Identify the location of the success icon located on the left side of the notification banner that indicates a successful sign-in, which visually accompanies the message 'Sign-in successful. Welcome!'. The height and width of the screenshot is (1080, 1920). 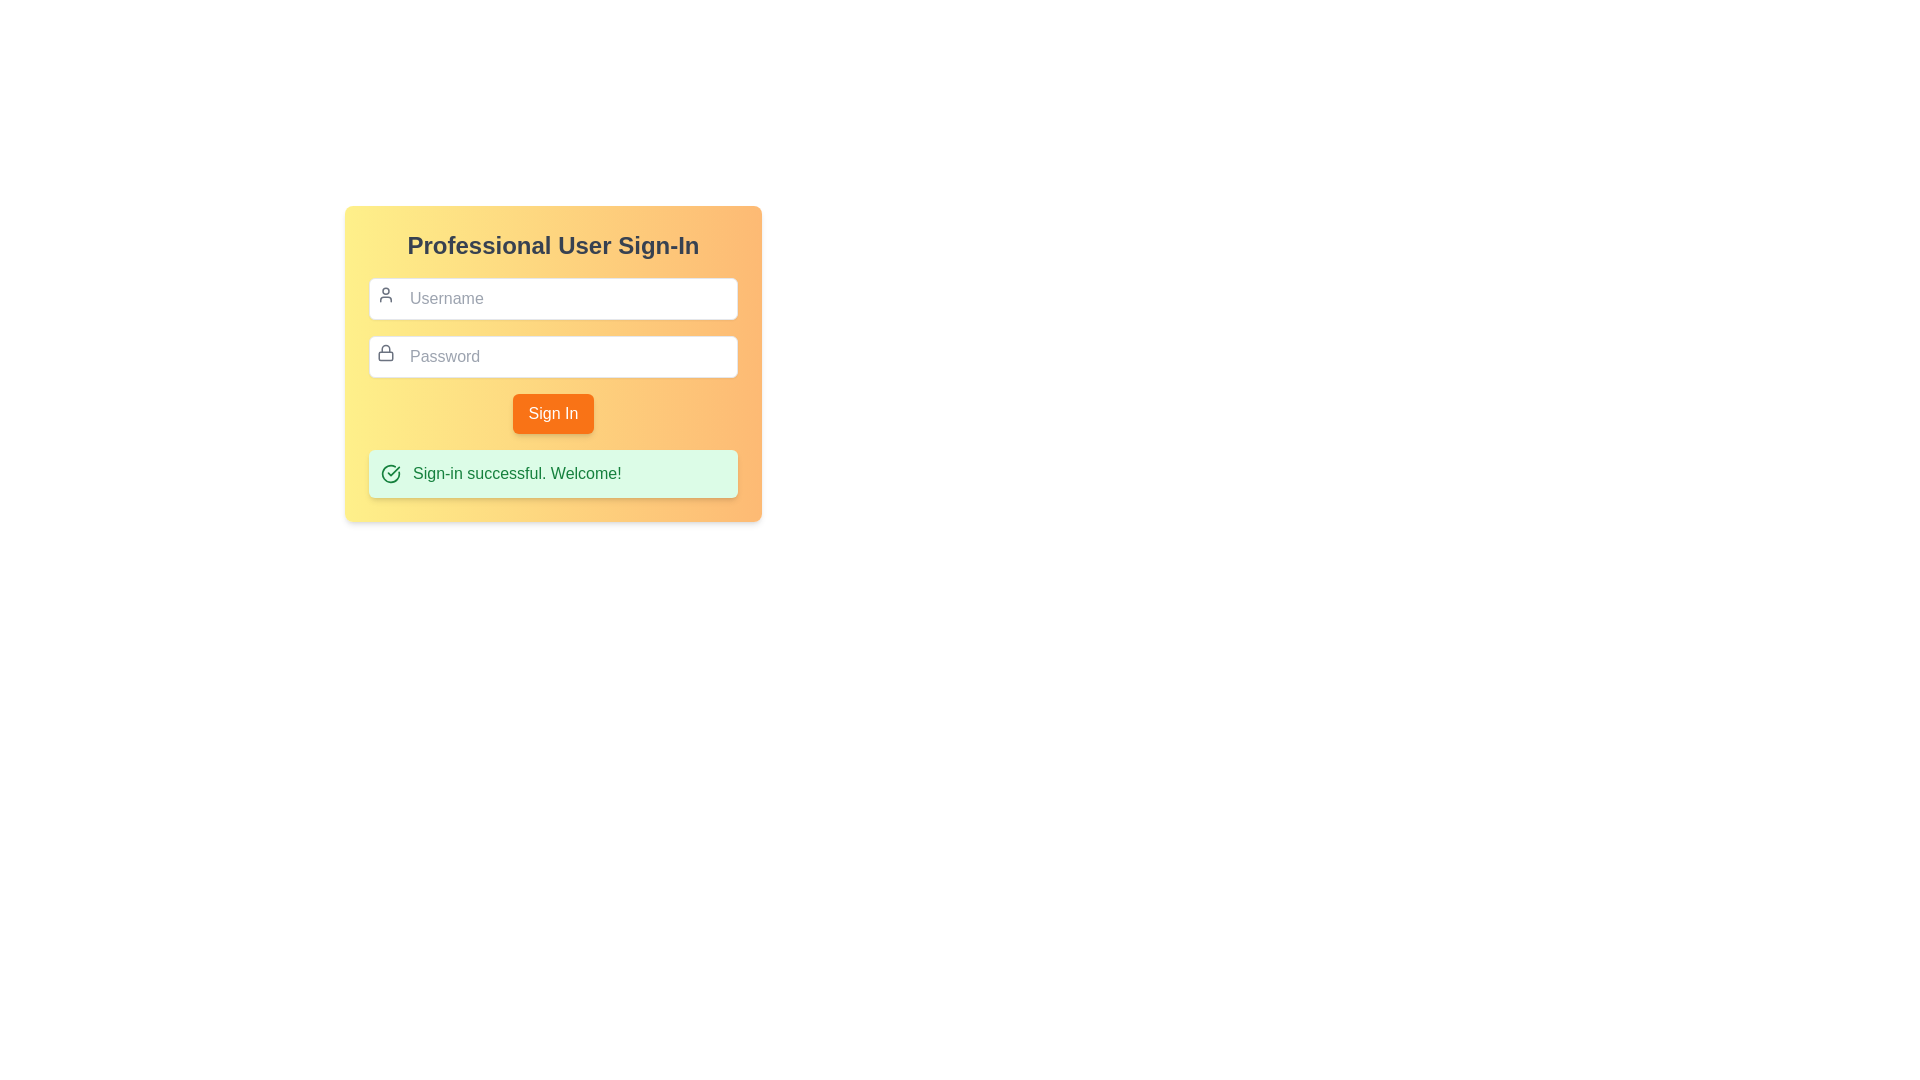
(390, 474).